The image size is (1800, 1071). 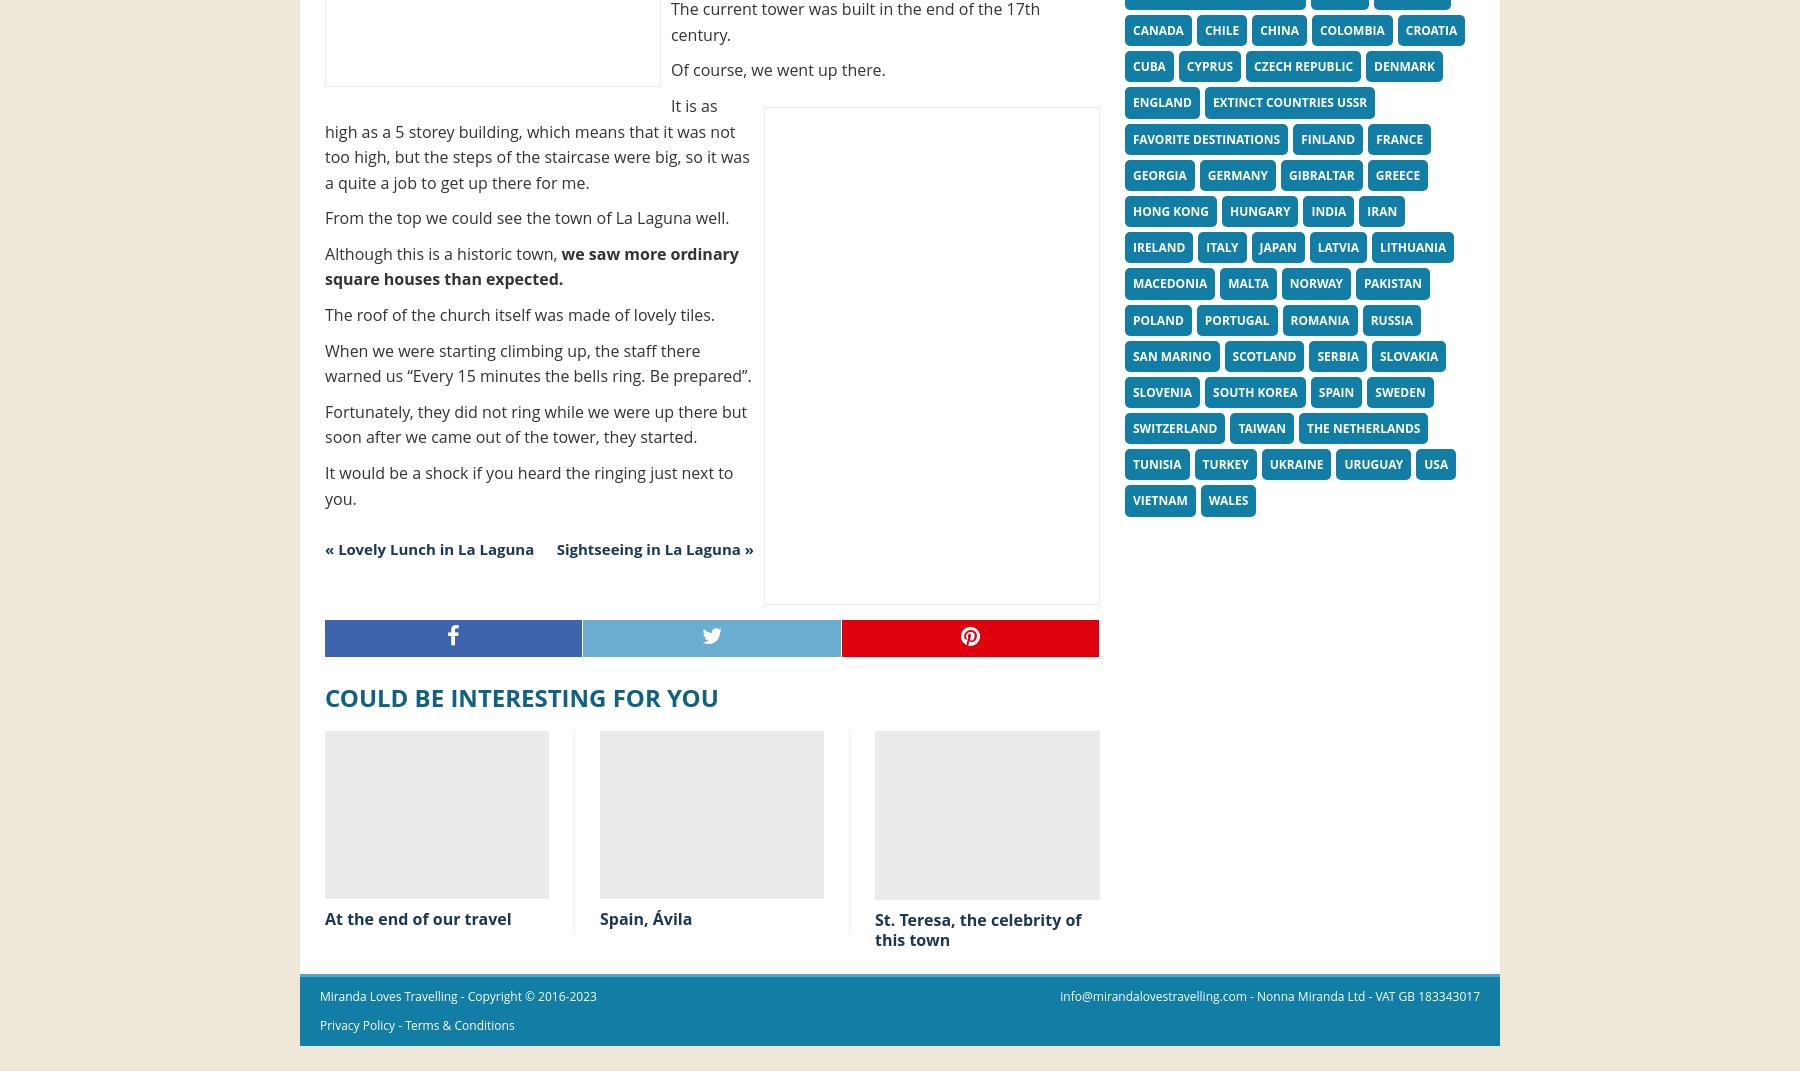 What do you see at coordinates (357, 1025) in the screenshot?
I see `'Privacy Policy'` at bounding box center [357, 1025].